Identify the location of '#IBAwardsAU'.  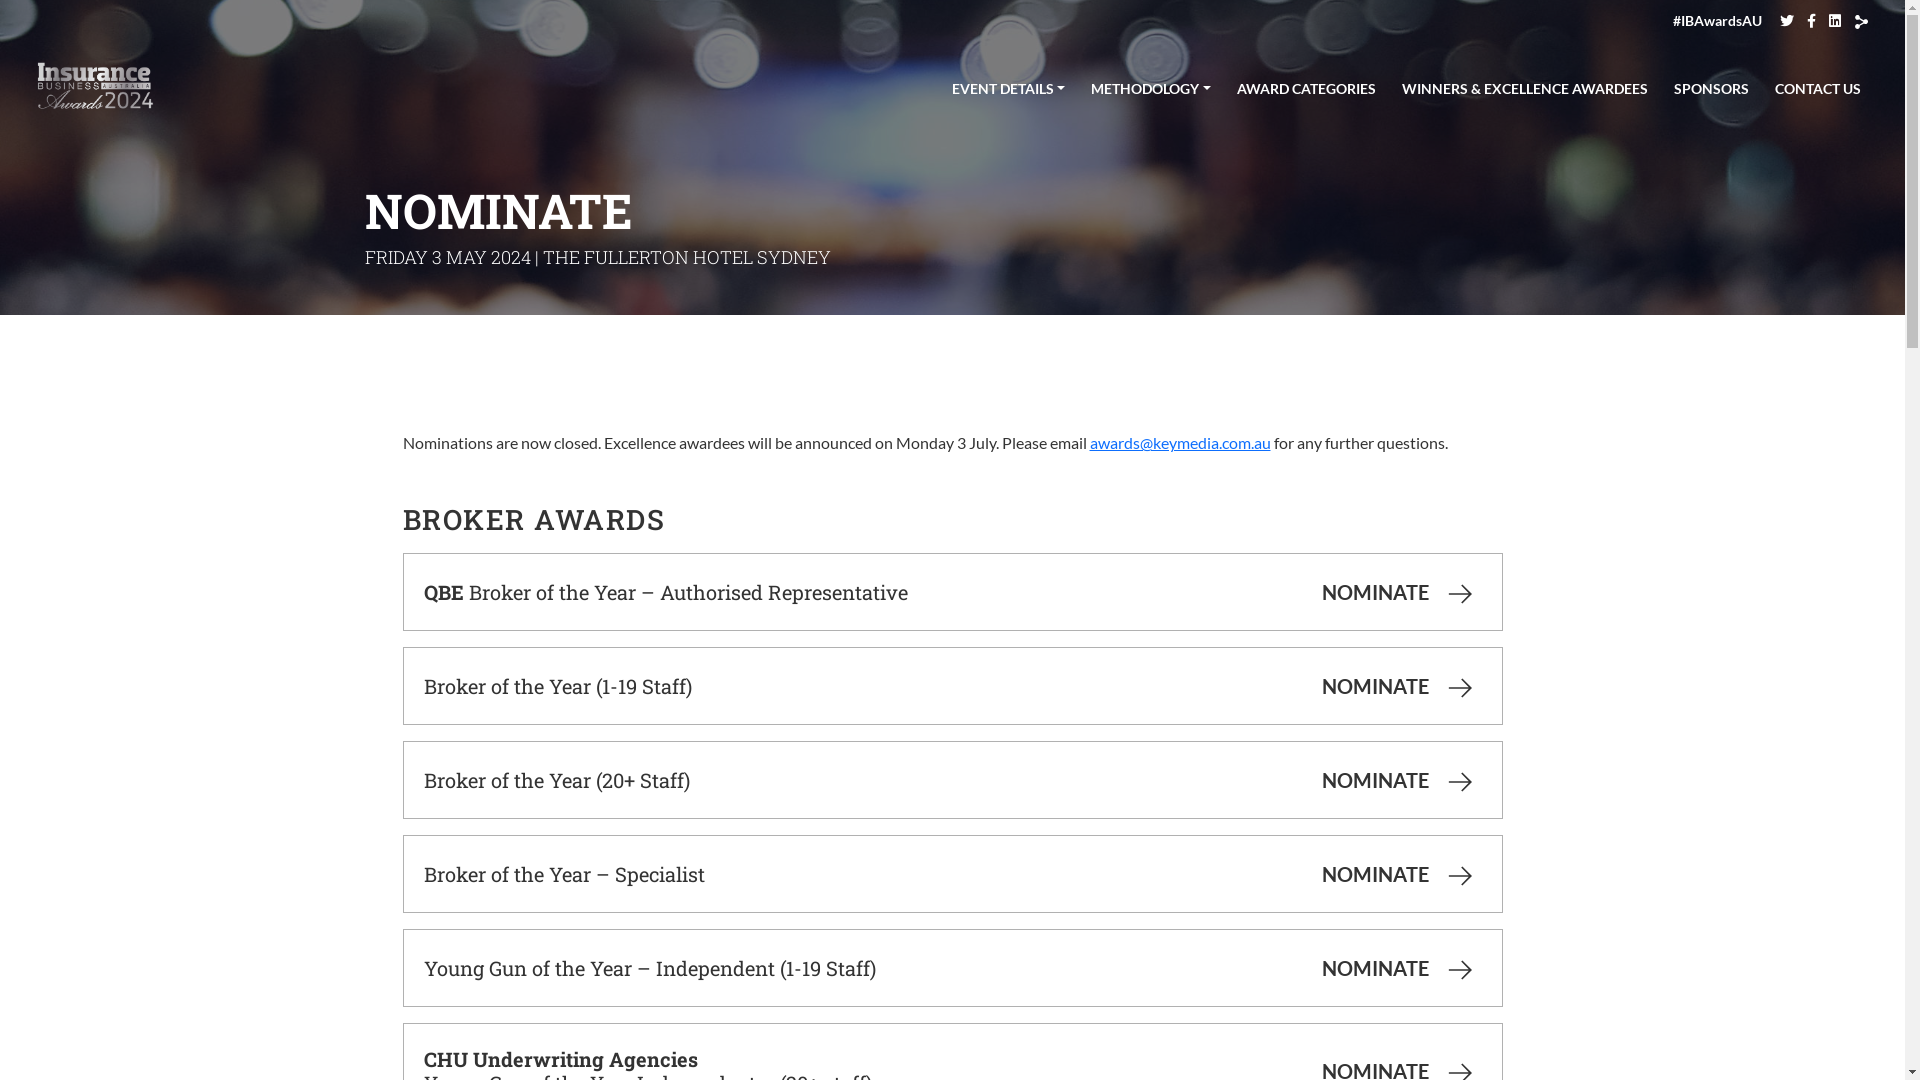
(1716, 20).